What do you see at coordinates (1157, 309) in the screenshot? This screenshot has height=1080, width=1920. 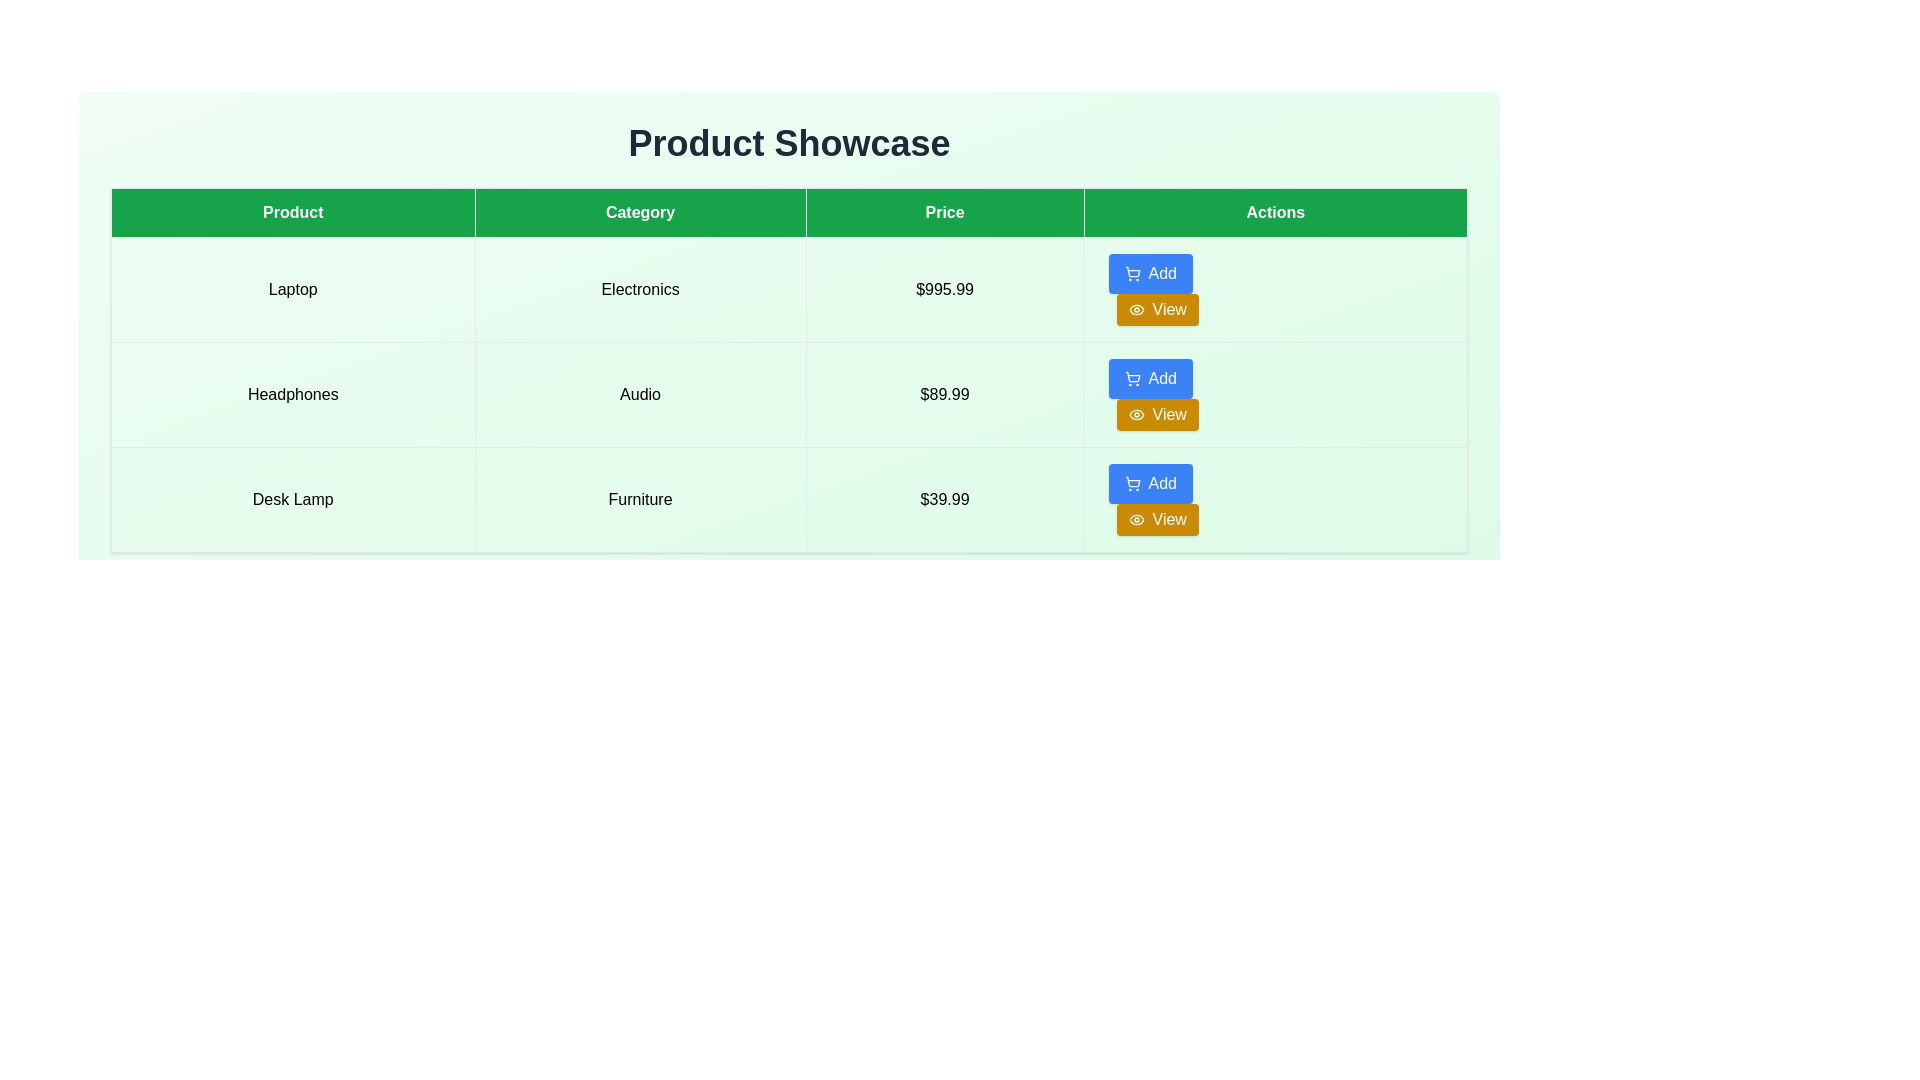 I see `the actionable button in the 'Actions' column for the 'Laptop' product` at bounding box center [1157, 309].